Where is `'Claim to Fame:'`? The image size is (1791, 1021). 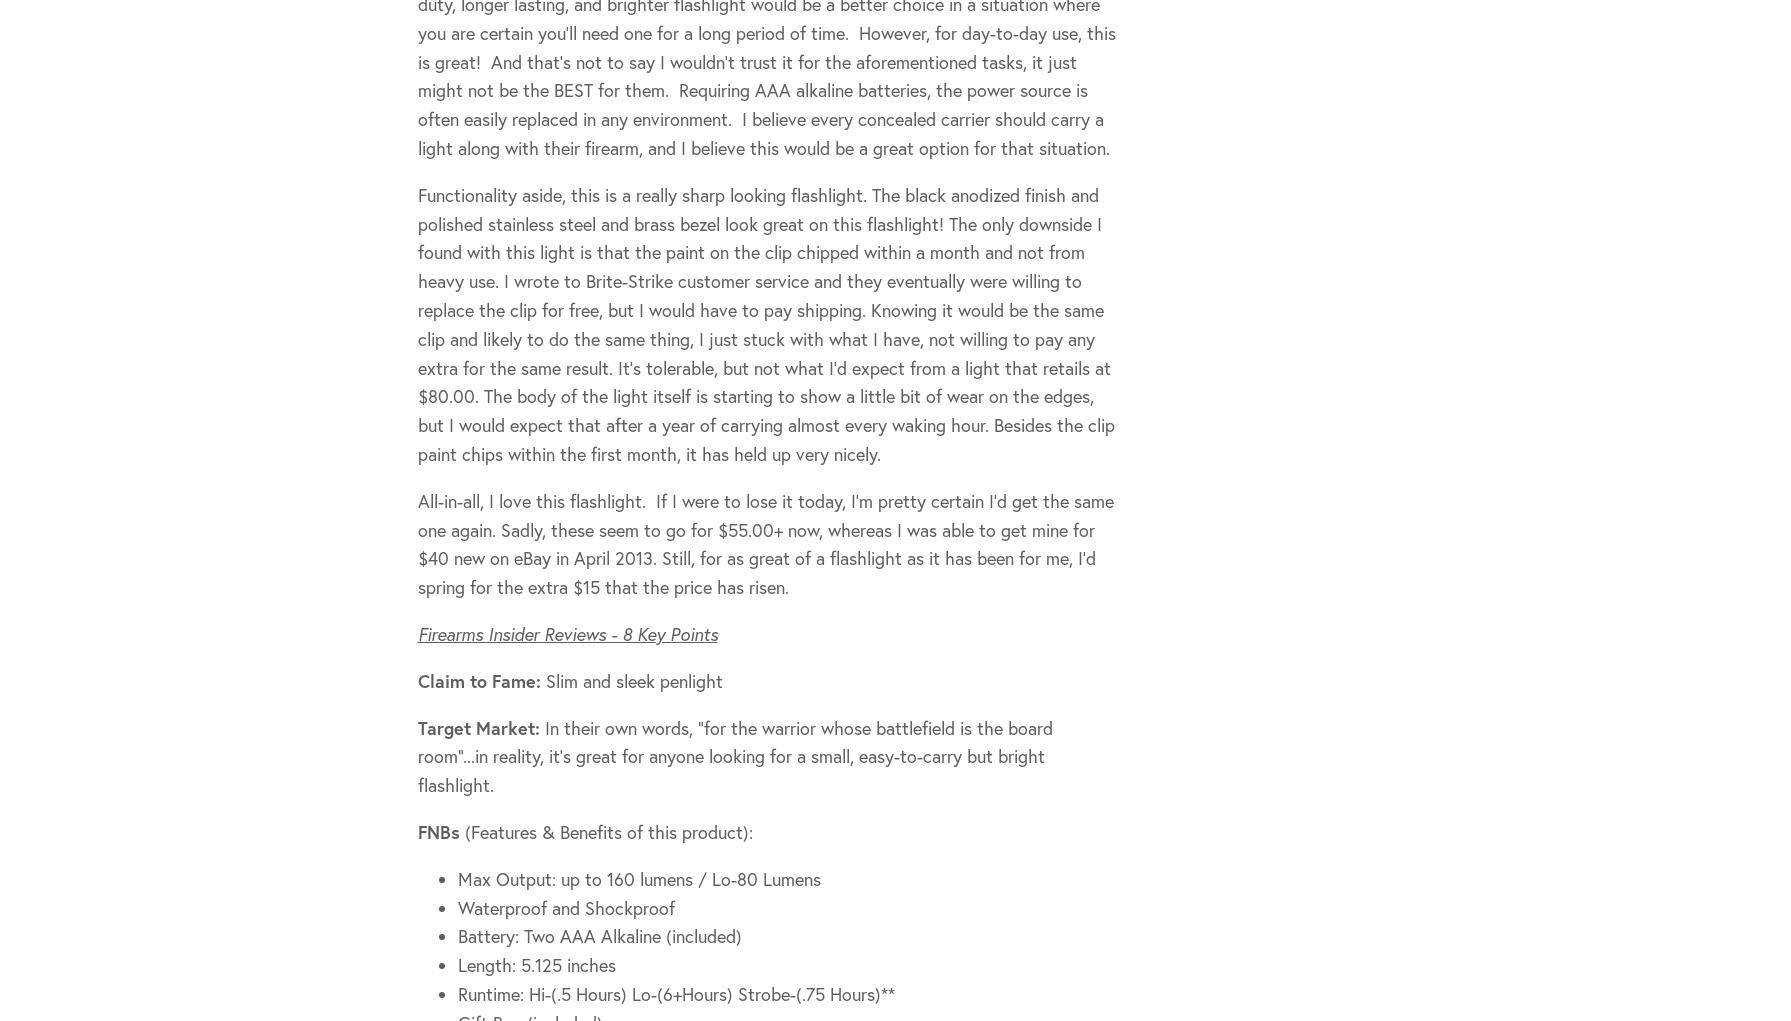
'Claim to Fame:' is located at coordinates (481, 679).